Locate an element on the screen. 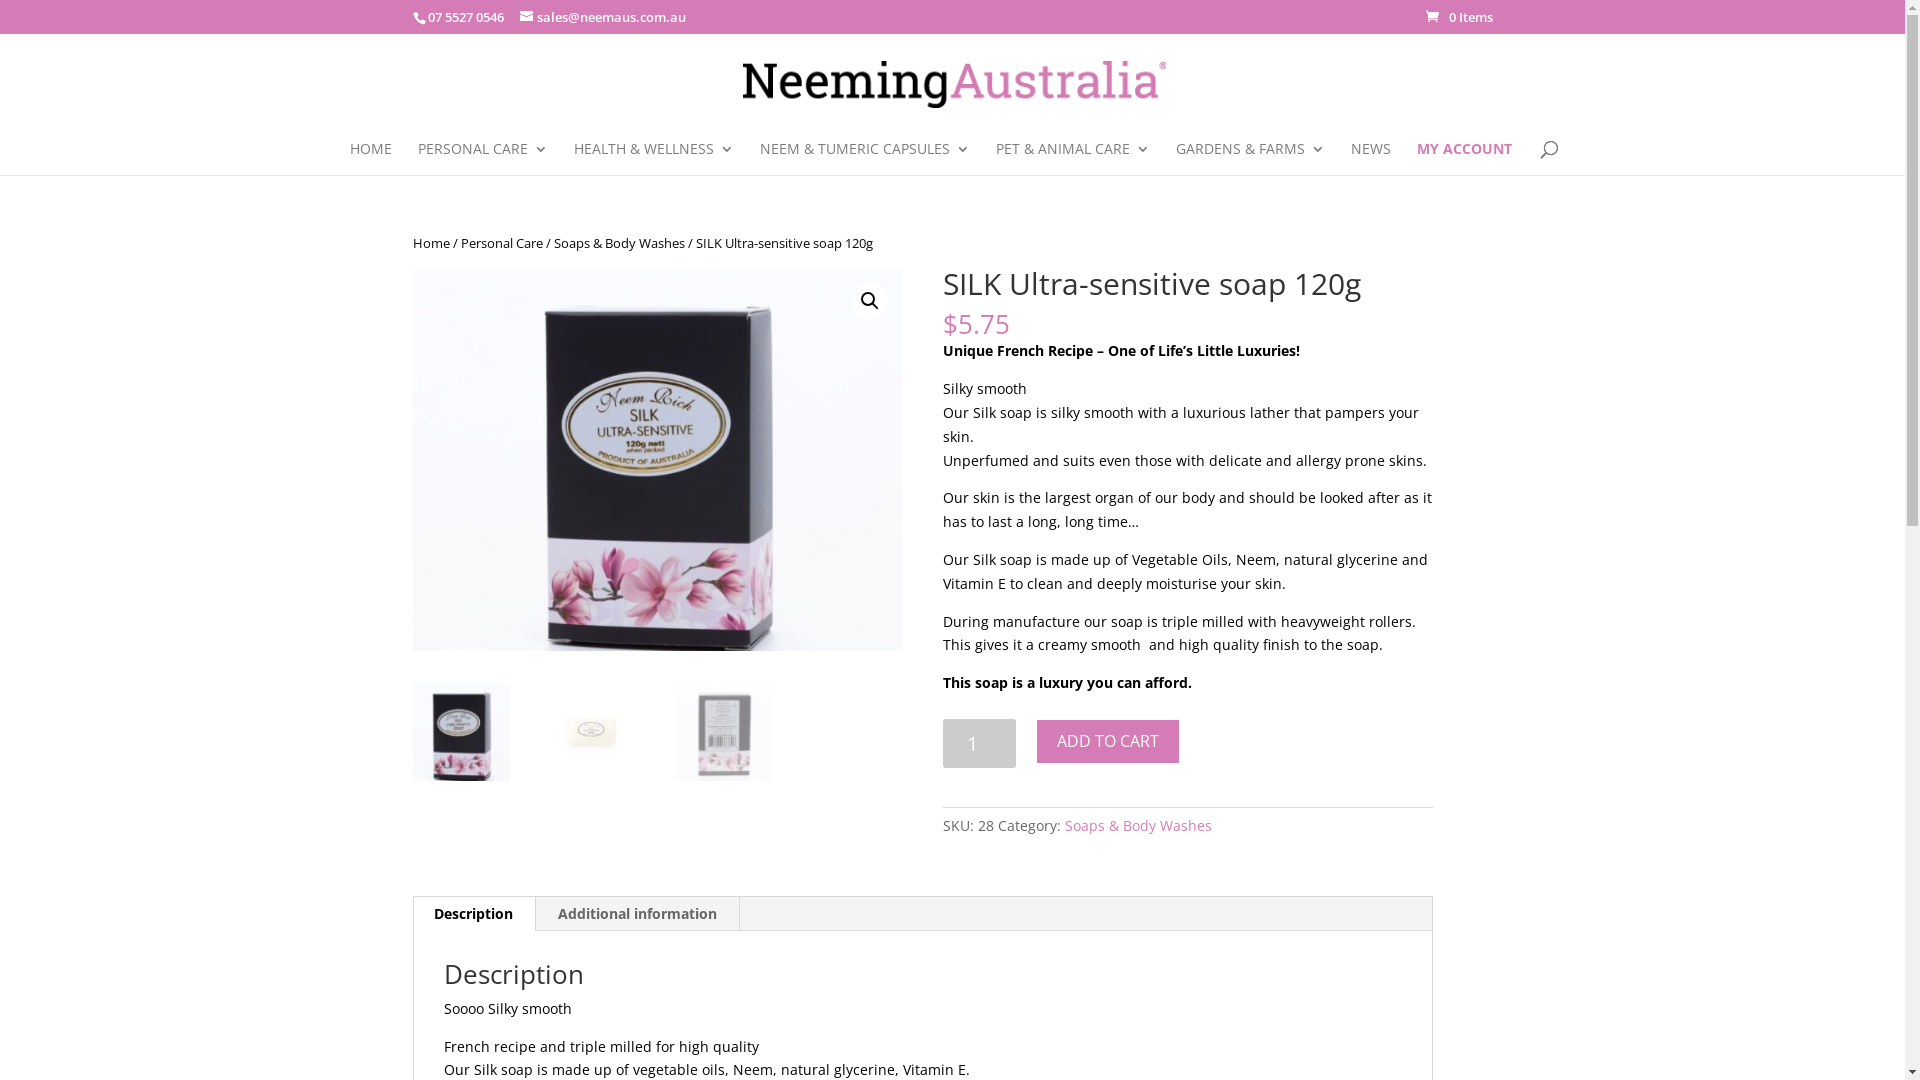 The image size is (1920, 1080). 'HEALTH & WELLNESS' is located at coordinates (653, 157).